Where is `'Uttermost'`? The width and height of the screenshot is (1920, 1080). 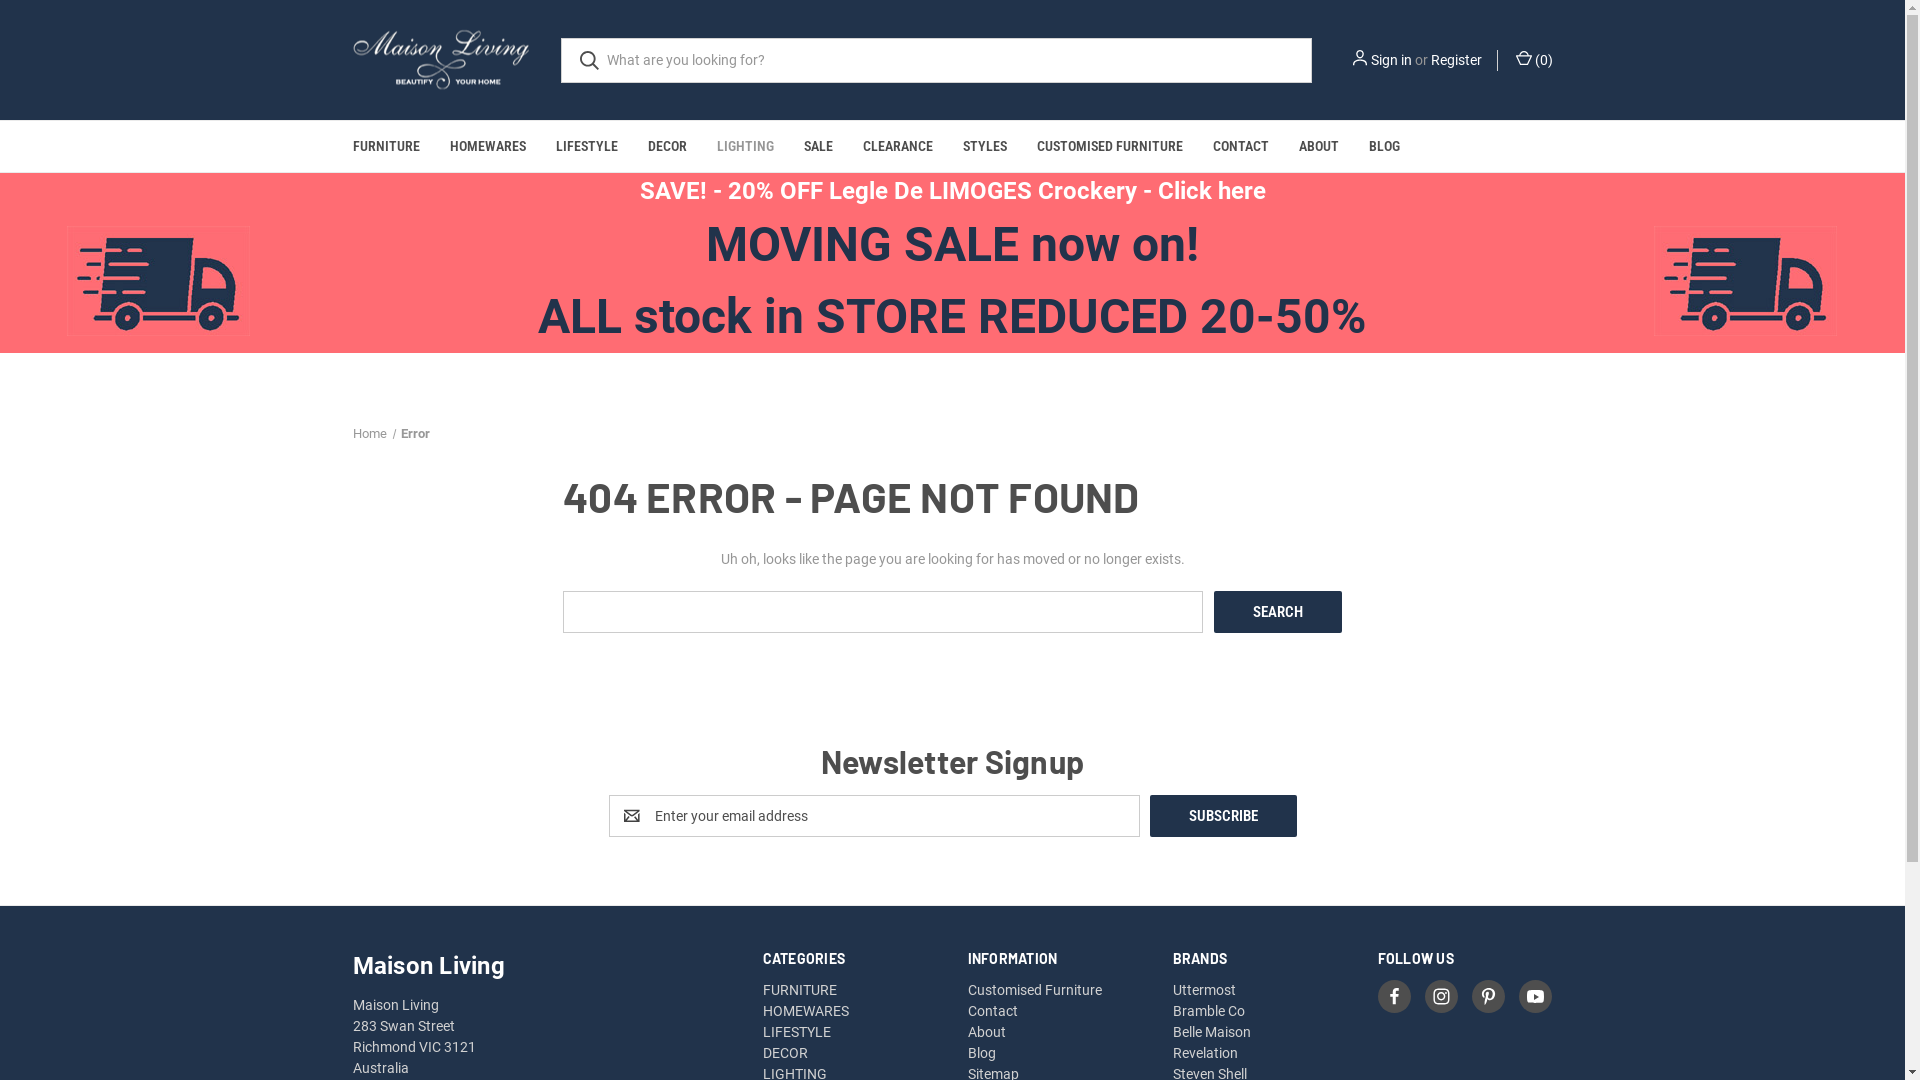
'Uttermost' is located at coordinates (1203, 990).